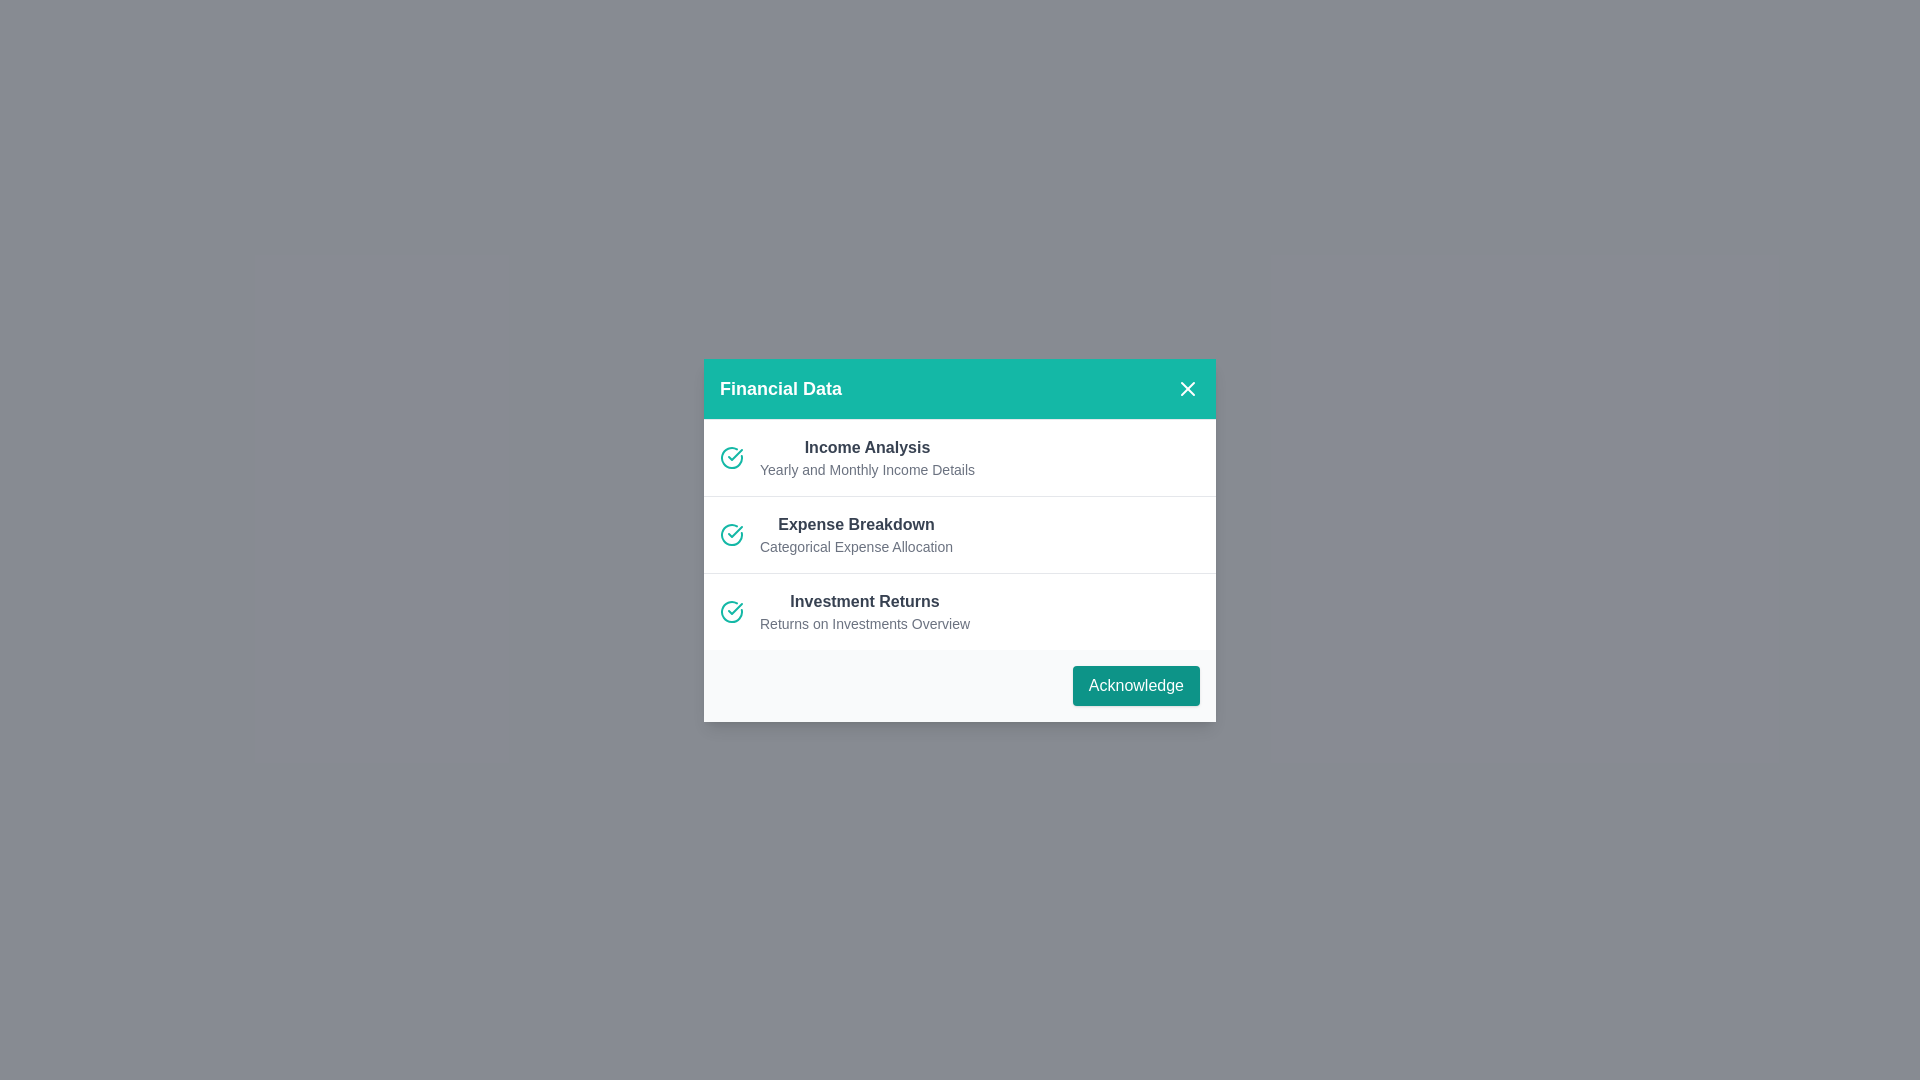 Image resolution: width=1920 pixels, height=1080 pixels. Describe the element at coordinates (867, 446) in the screenshot. I see `the list item with title Income Analysis` at that location.